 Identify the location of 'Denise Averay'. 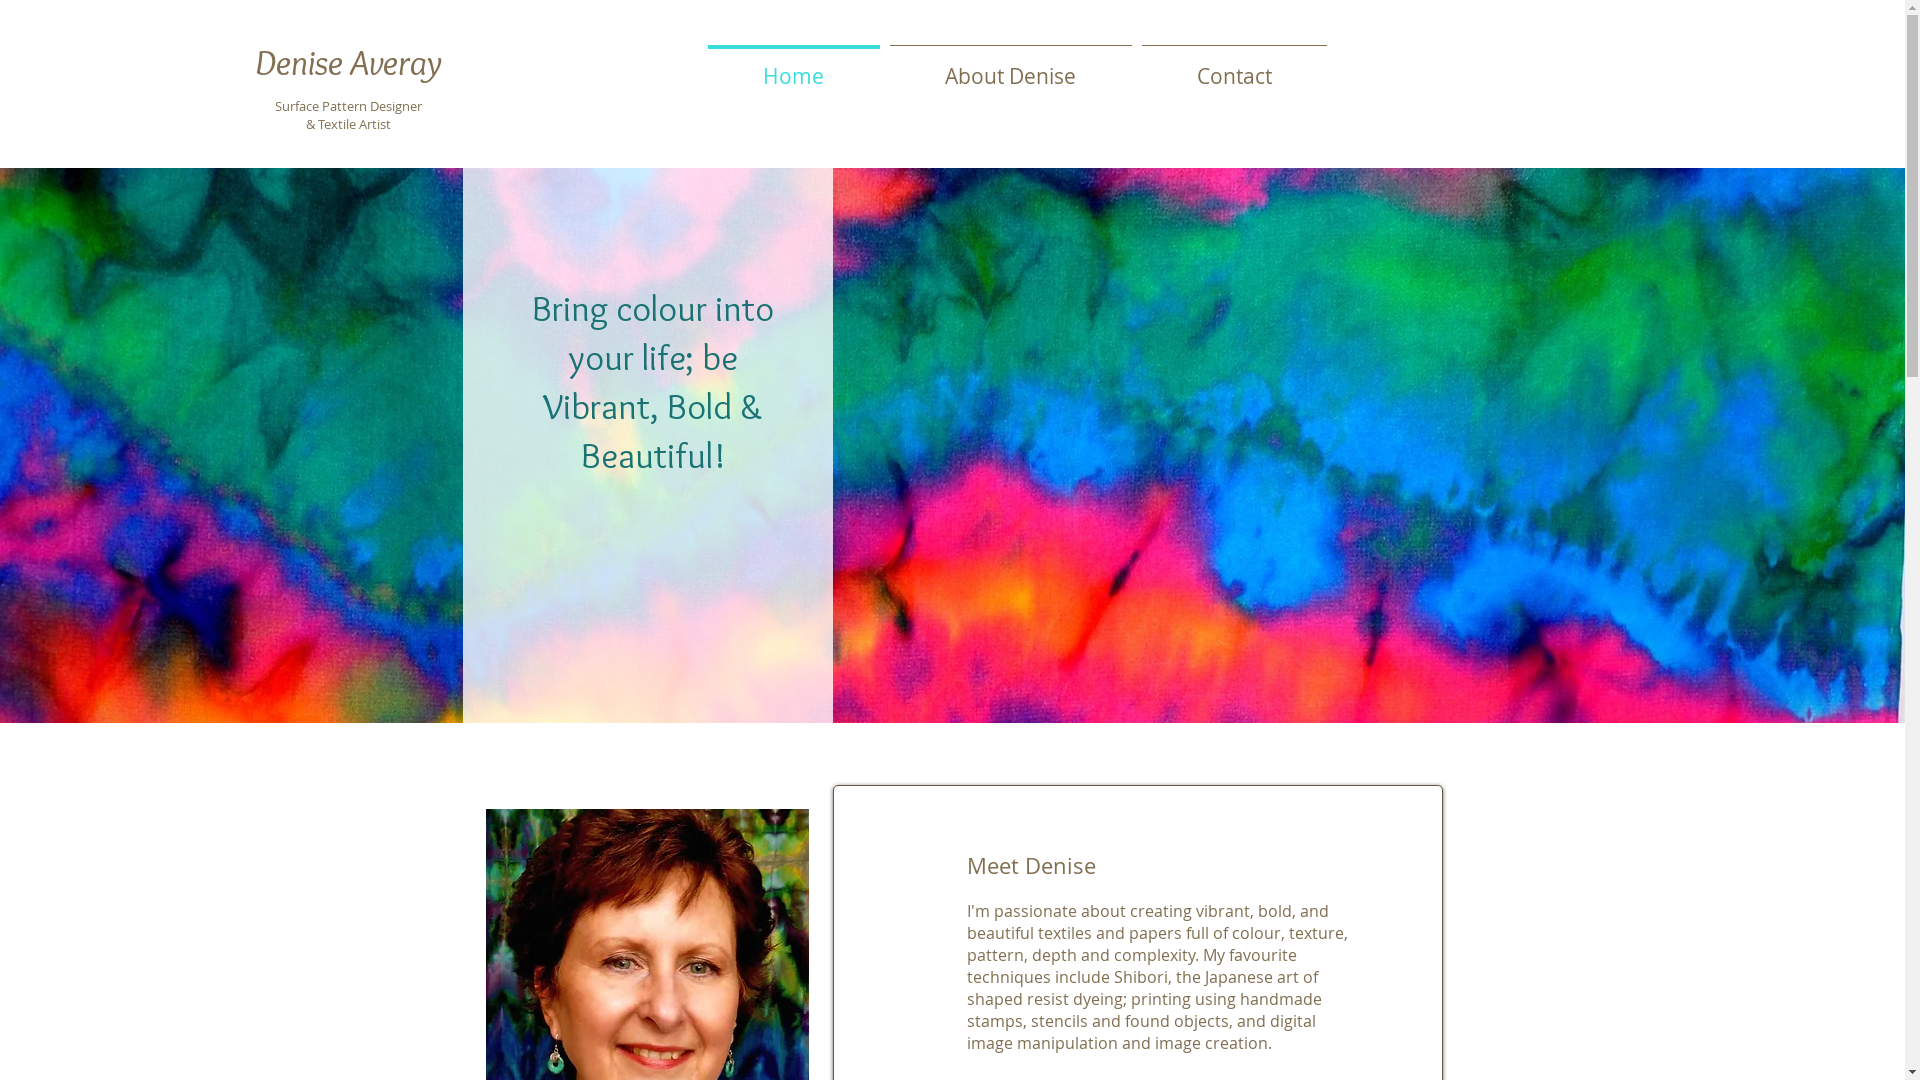
(348, 60).